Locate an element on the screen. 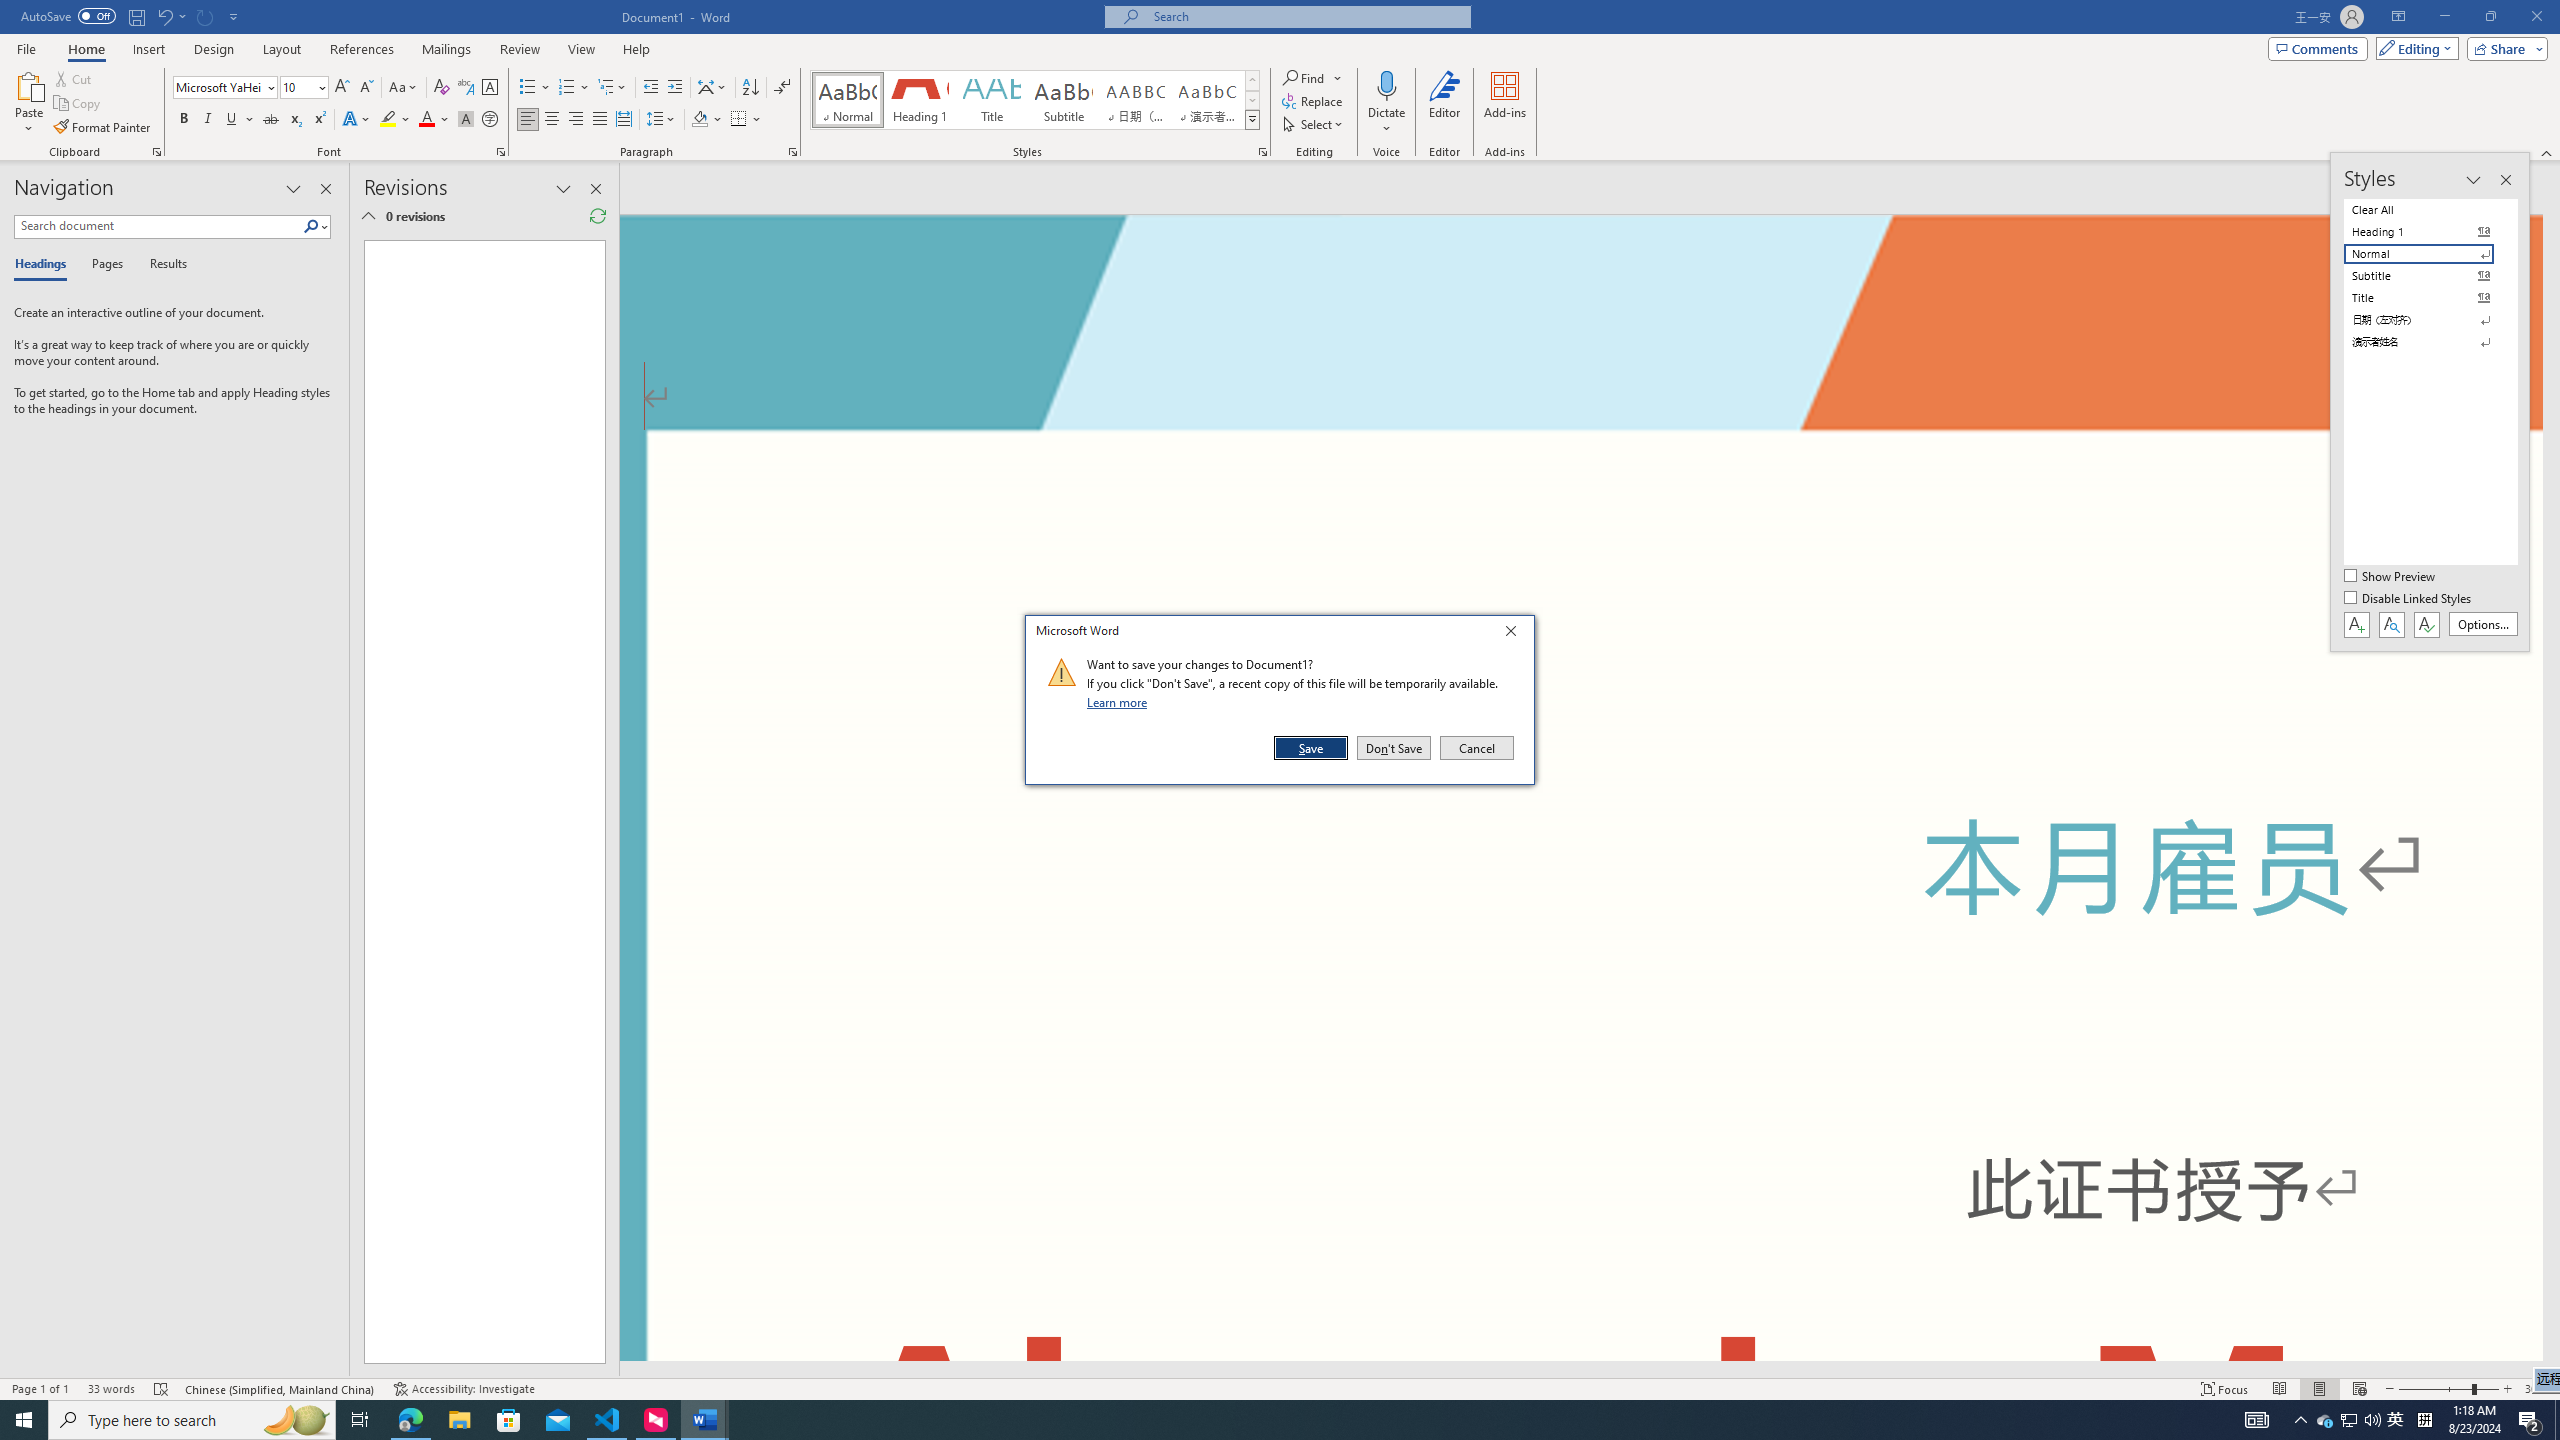  'Accessibility Checker Accessibility: Investigate' is located at coordinates (464, 1389).